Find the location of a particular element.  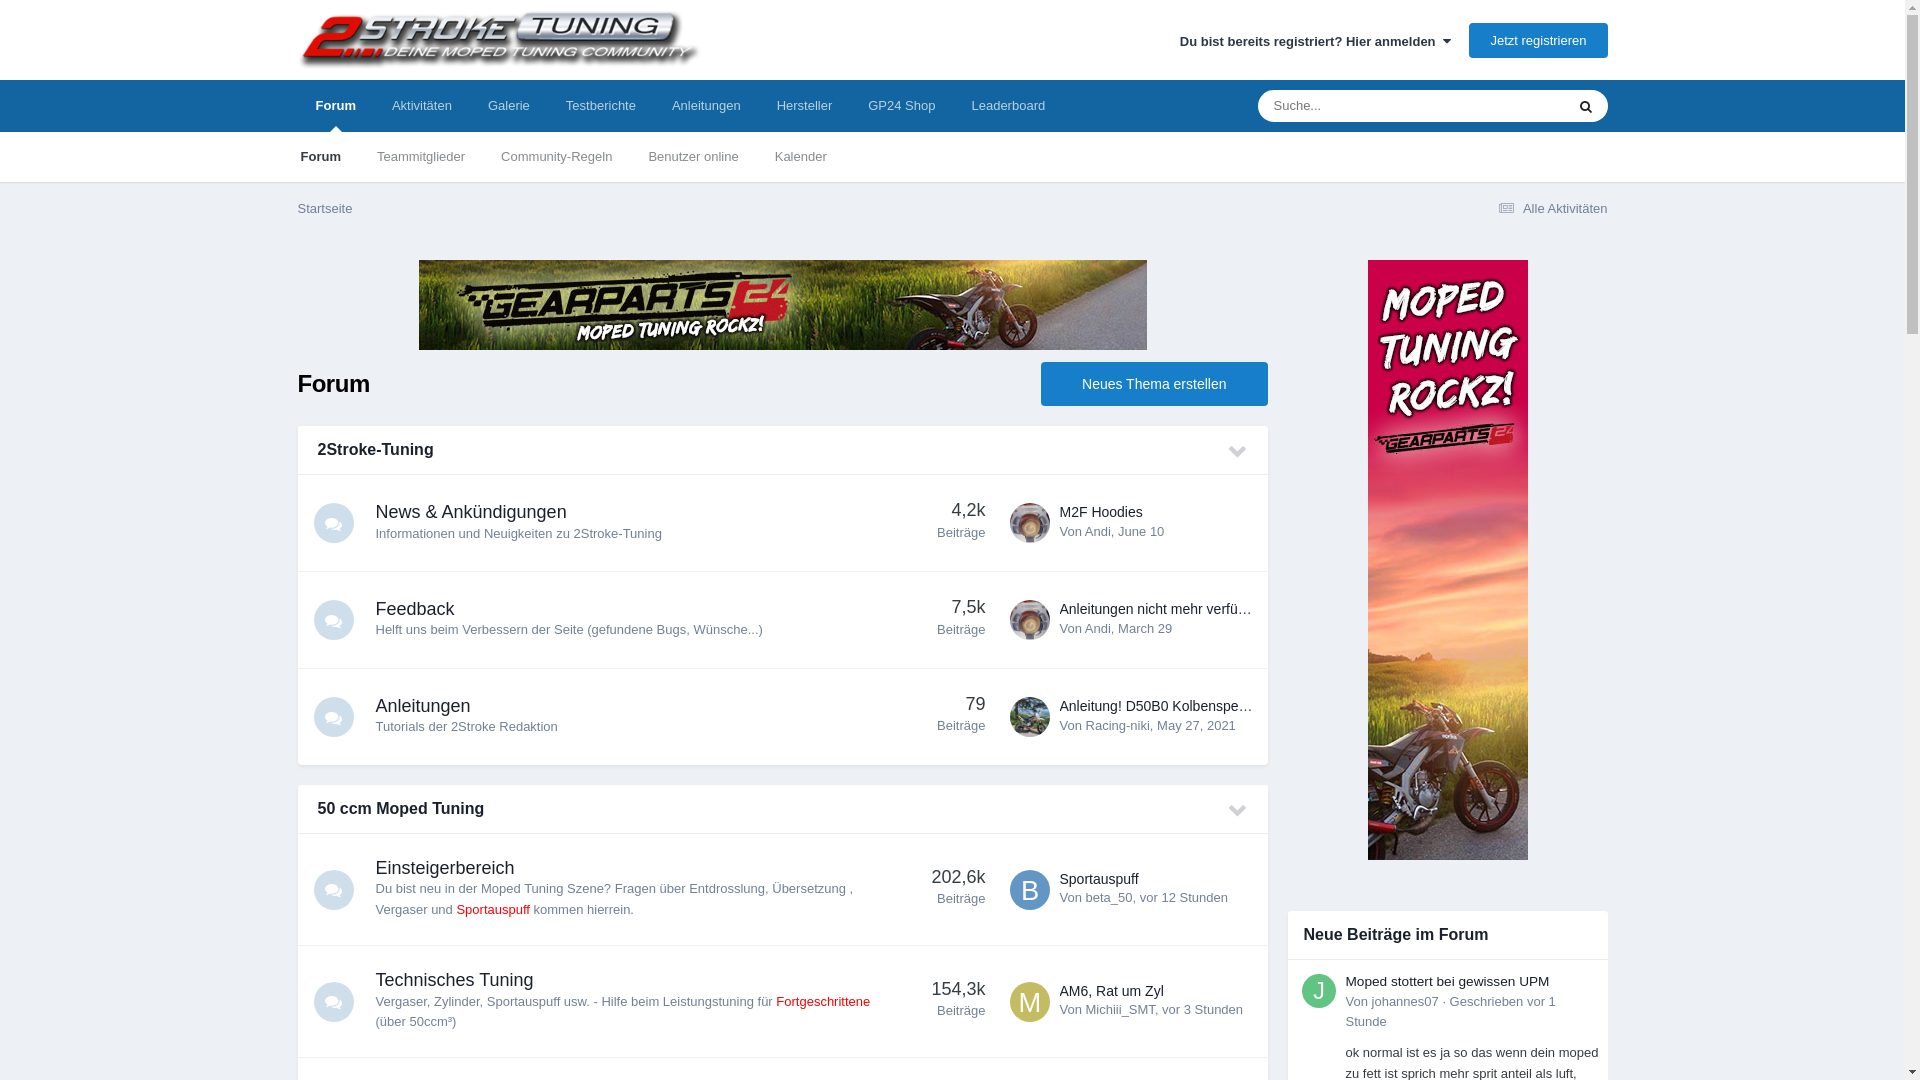

'Jetzt registrieren' is located at coordinates (1468, 39).